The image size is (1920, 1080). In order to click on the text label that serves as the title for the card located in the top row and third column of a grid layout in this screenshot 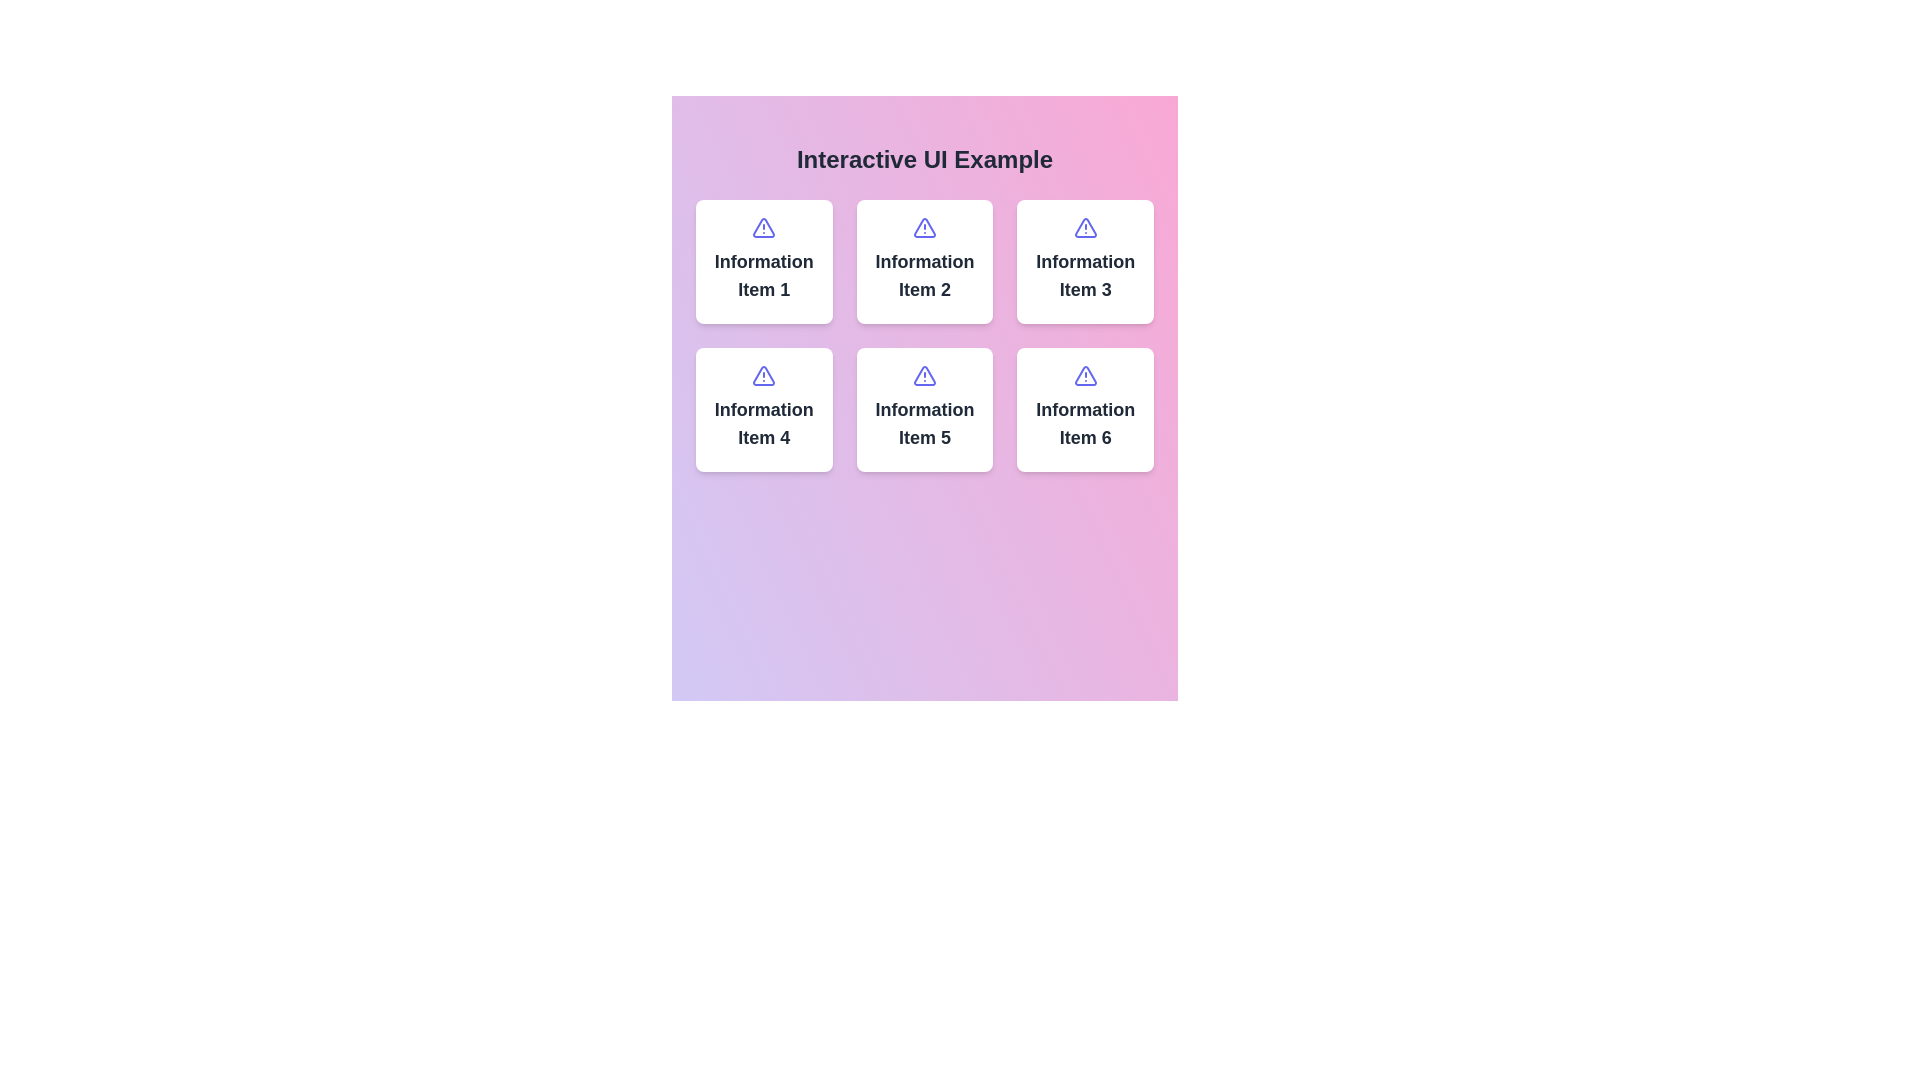, I will do `click(1084, 276)`.